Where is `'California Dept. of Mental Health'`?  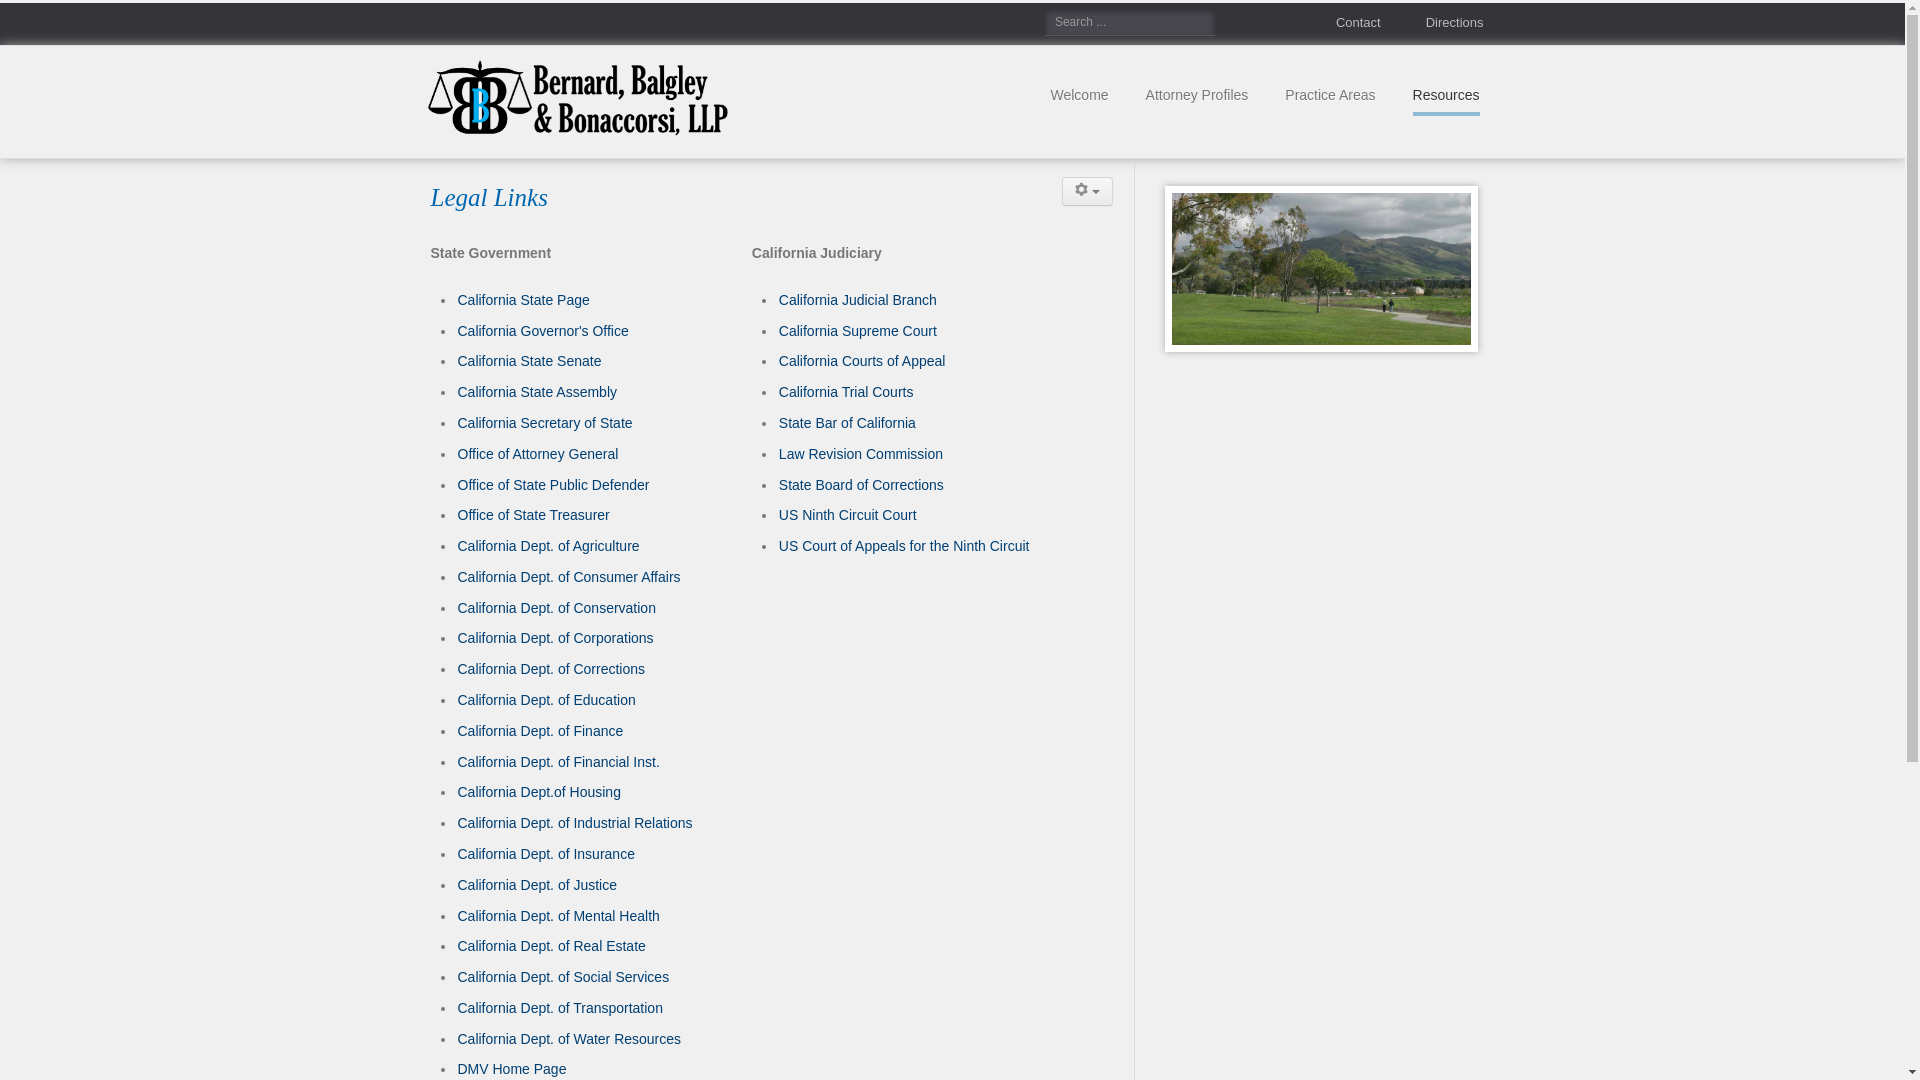
'California Dept. of Mental Health' is located at coordinates (558, 915).